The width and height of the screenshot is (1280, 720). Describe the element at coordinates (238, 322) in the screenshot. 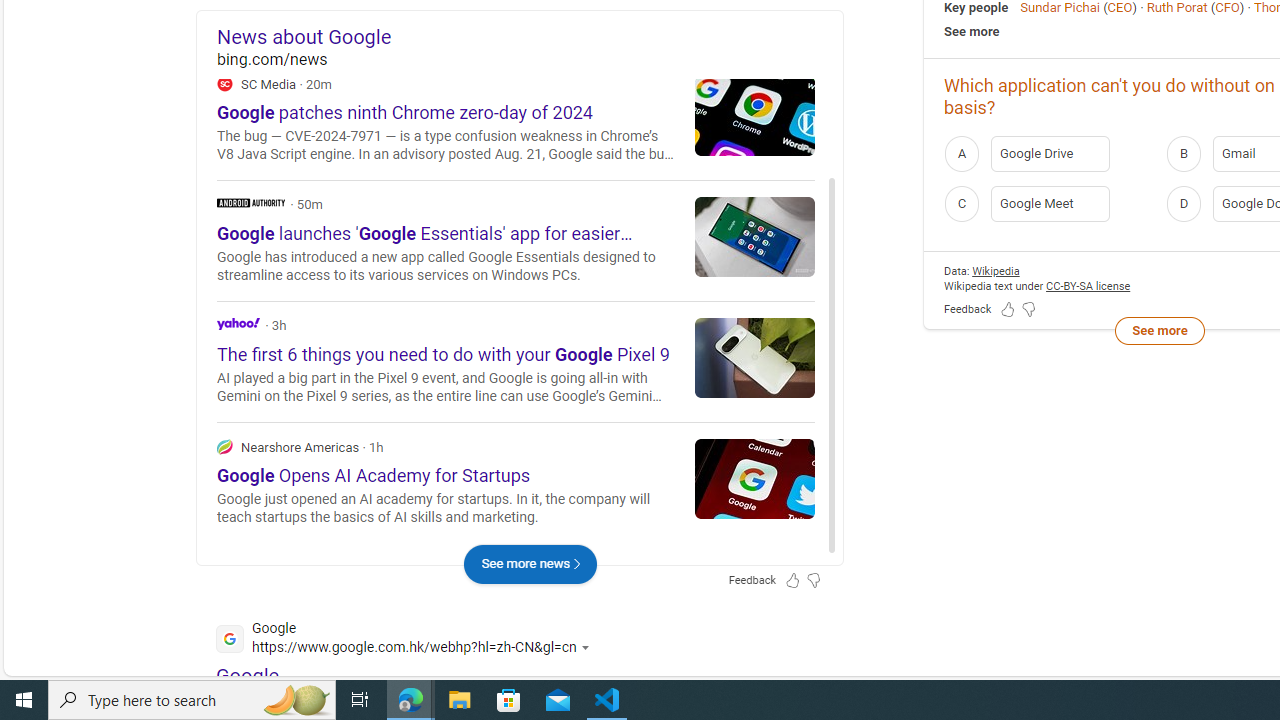

I see `'Yahoo'` at that location.